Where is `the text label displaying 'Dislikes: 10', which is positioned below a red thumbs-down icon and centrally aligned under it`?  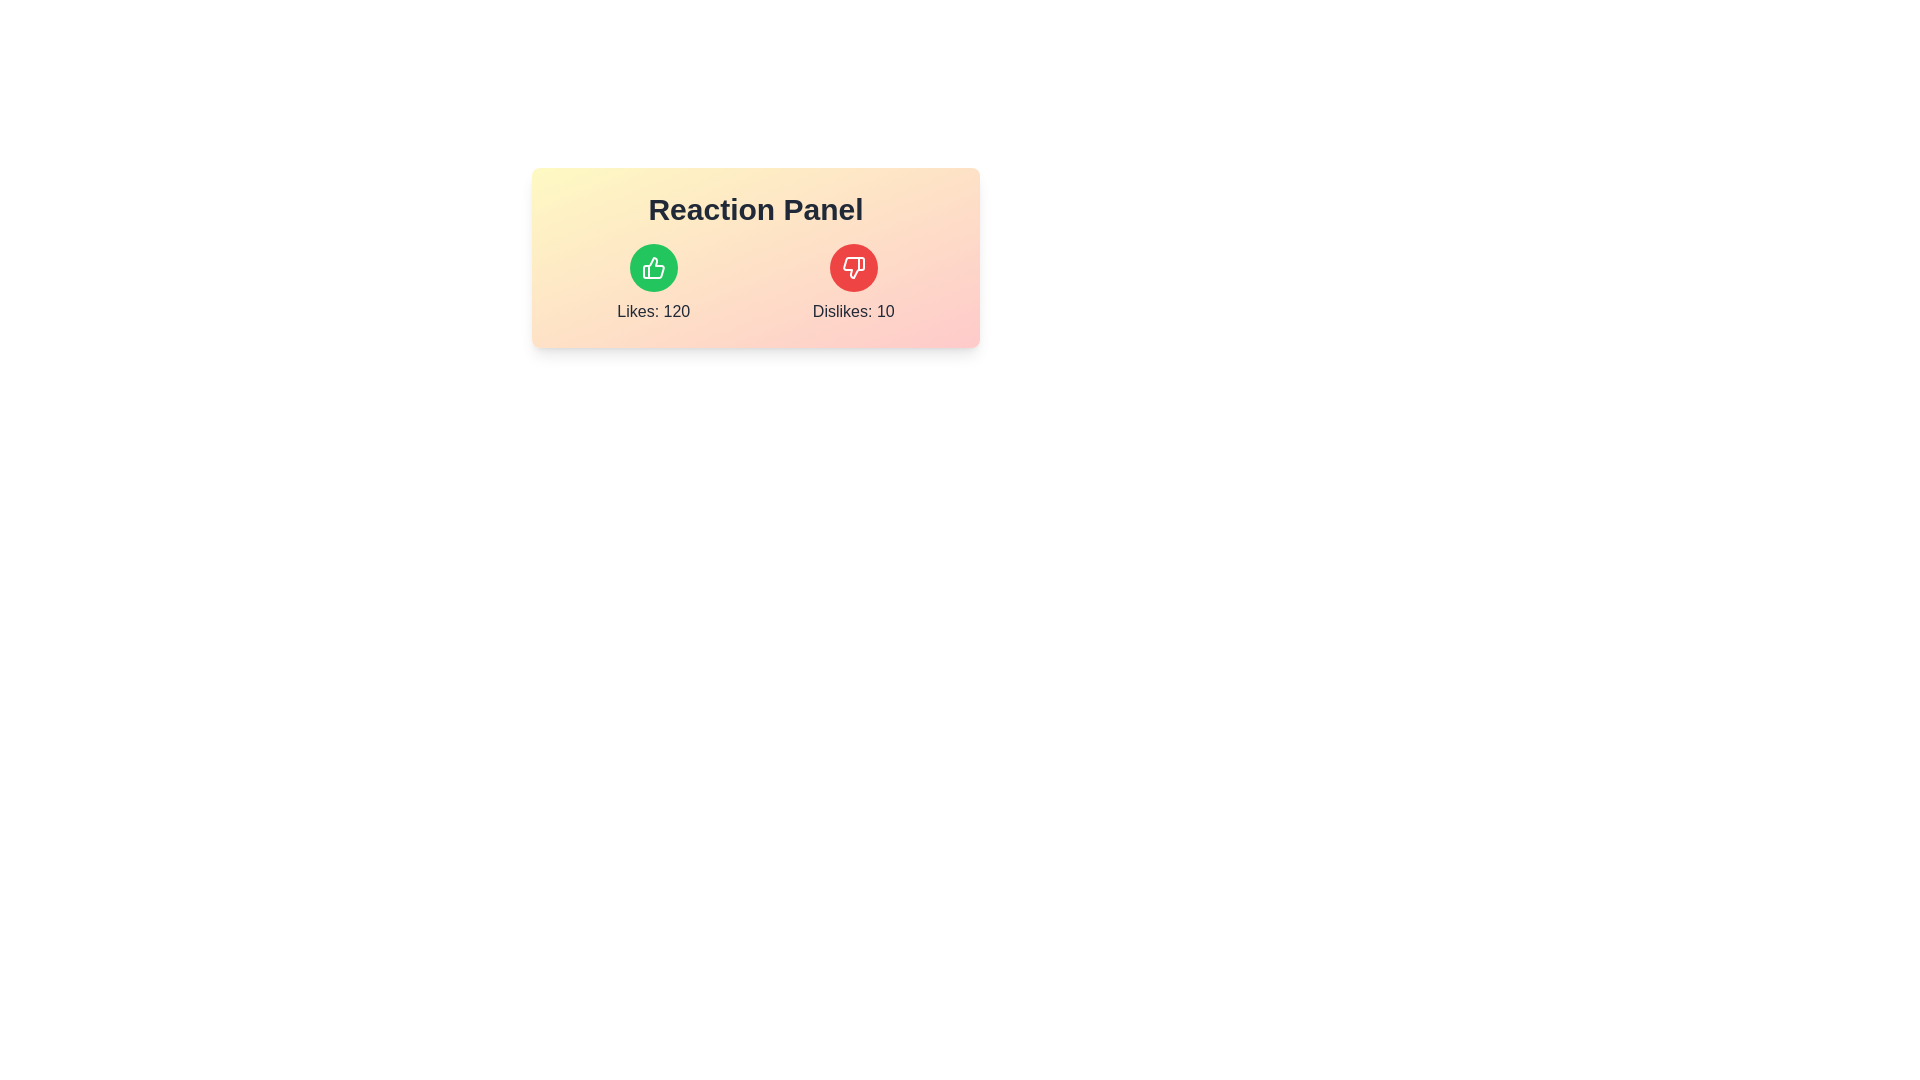
the text label displaying 'Dislikes: 10', which is positioned below a red thumbs-down icon and centrally aligned under it is located at coordinates (853, 312).